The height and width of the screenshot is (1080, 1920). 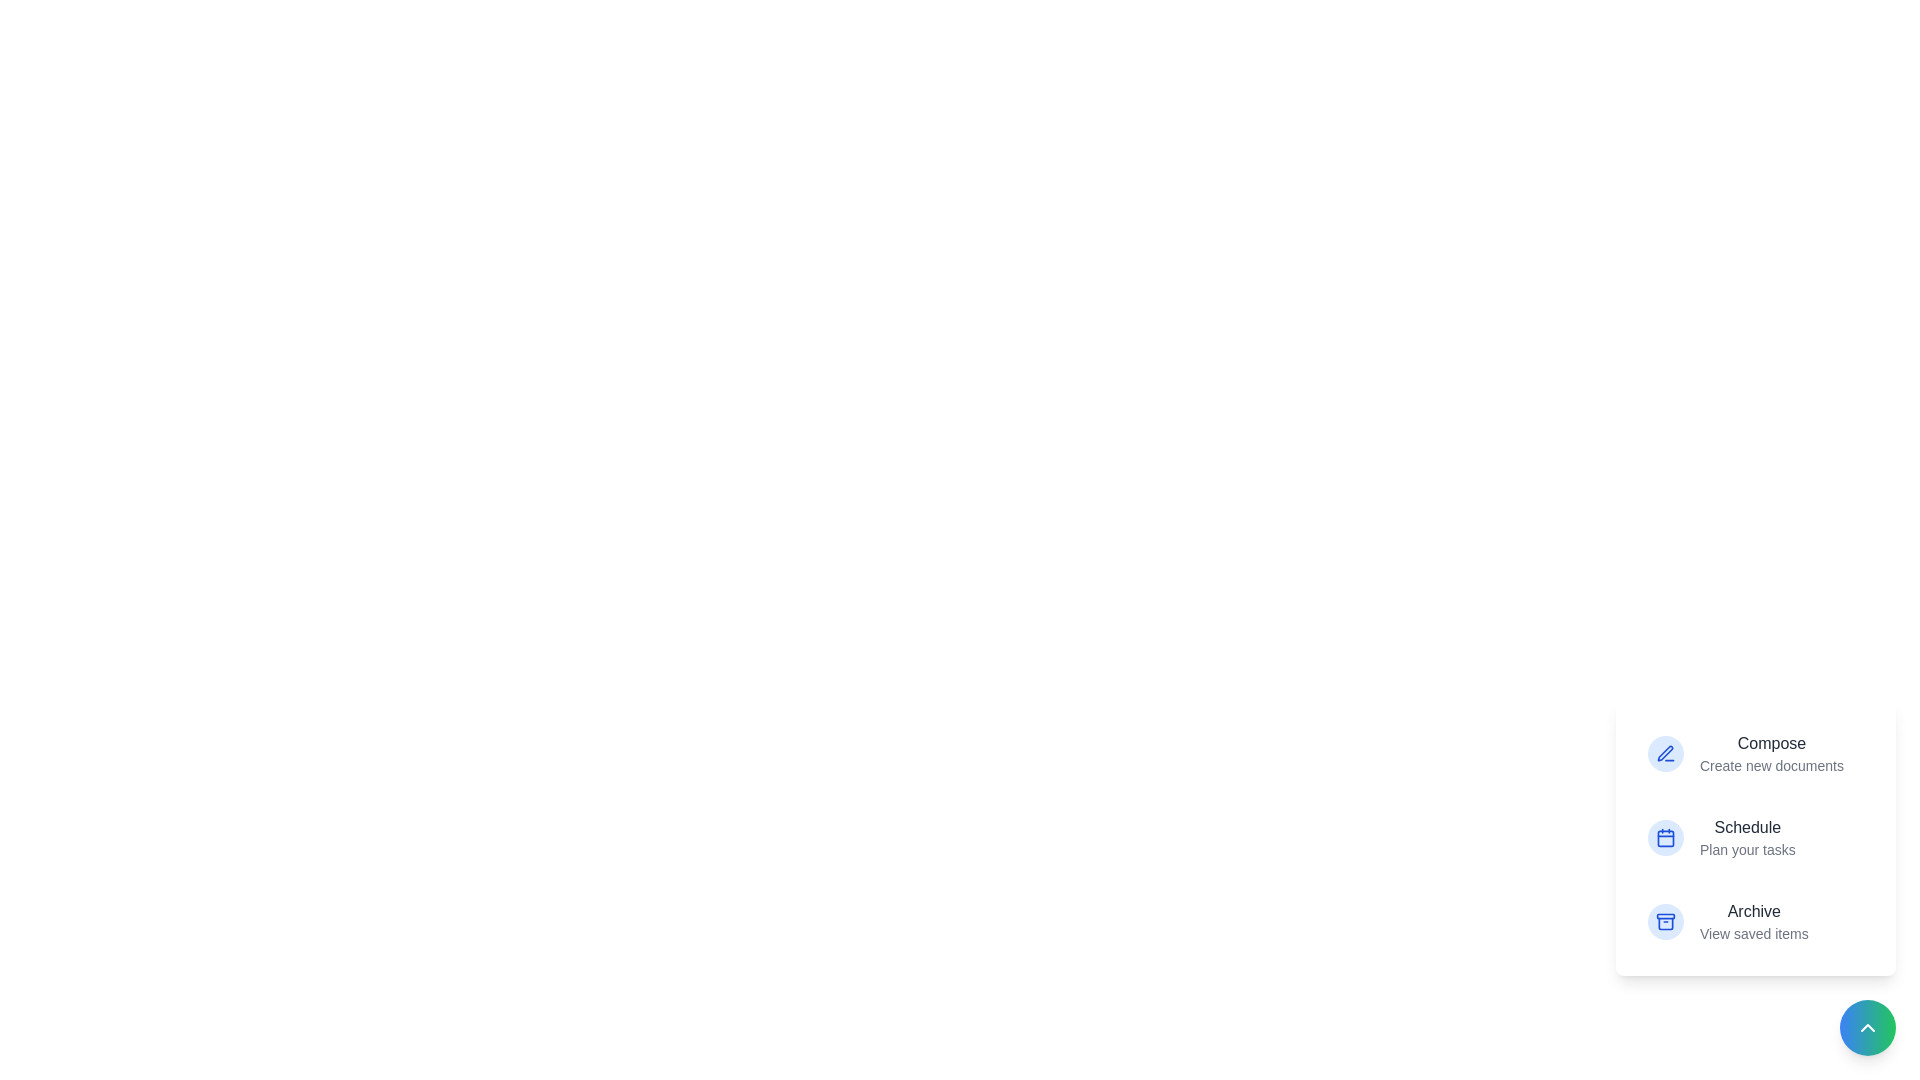 I want to click on the icon corresponding to Compose in the action menu, so click(x=1665, y=753).